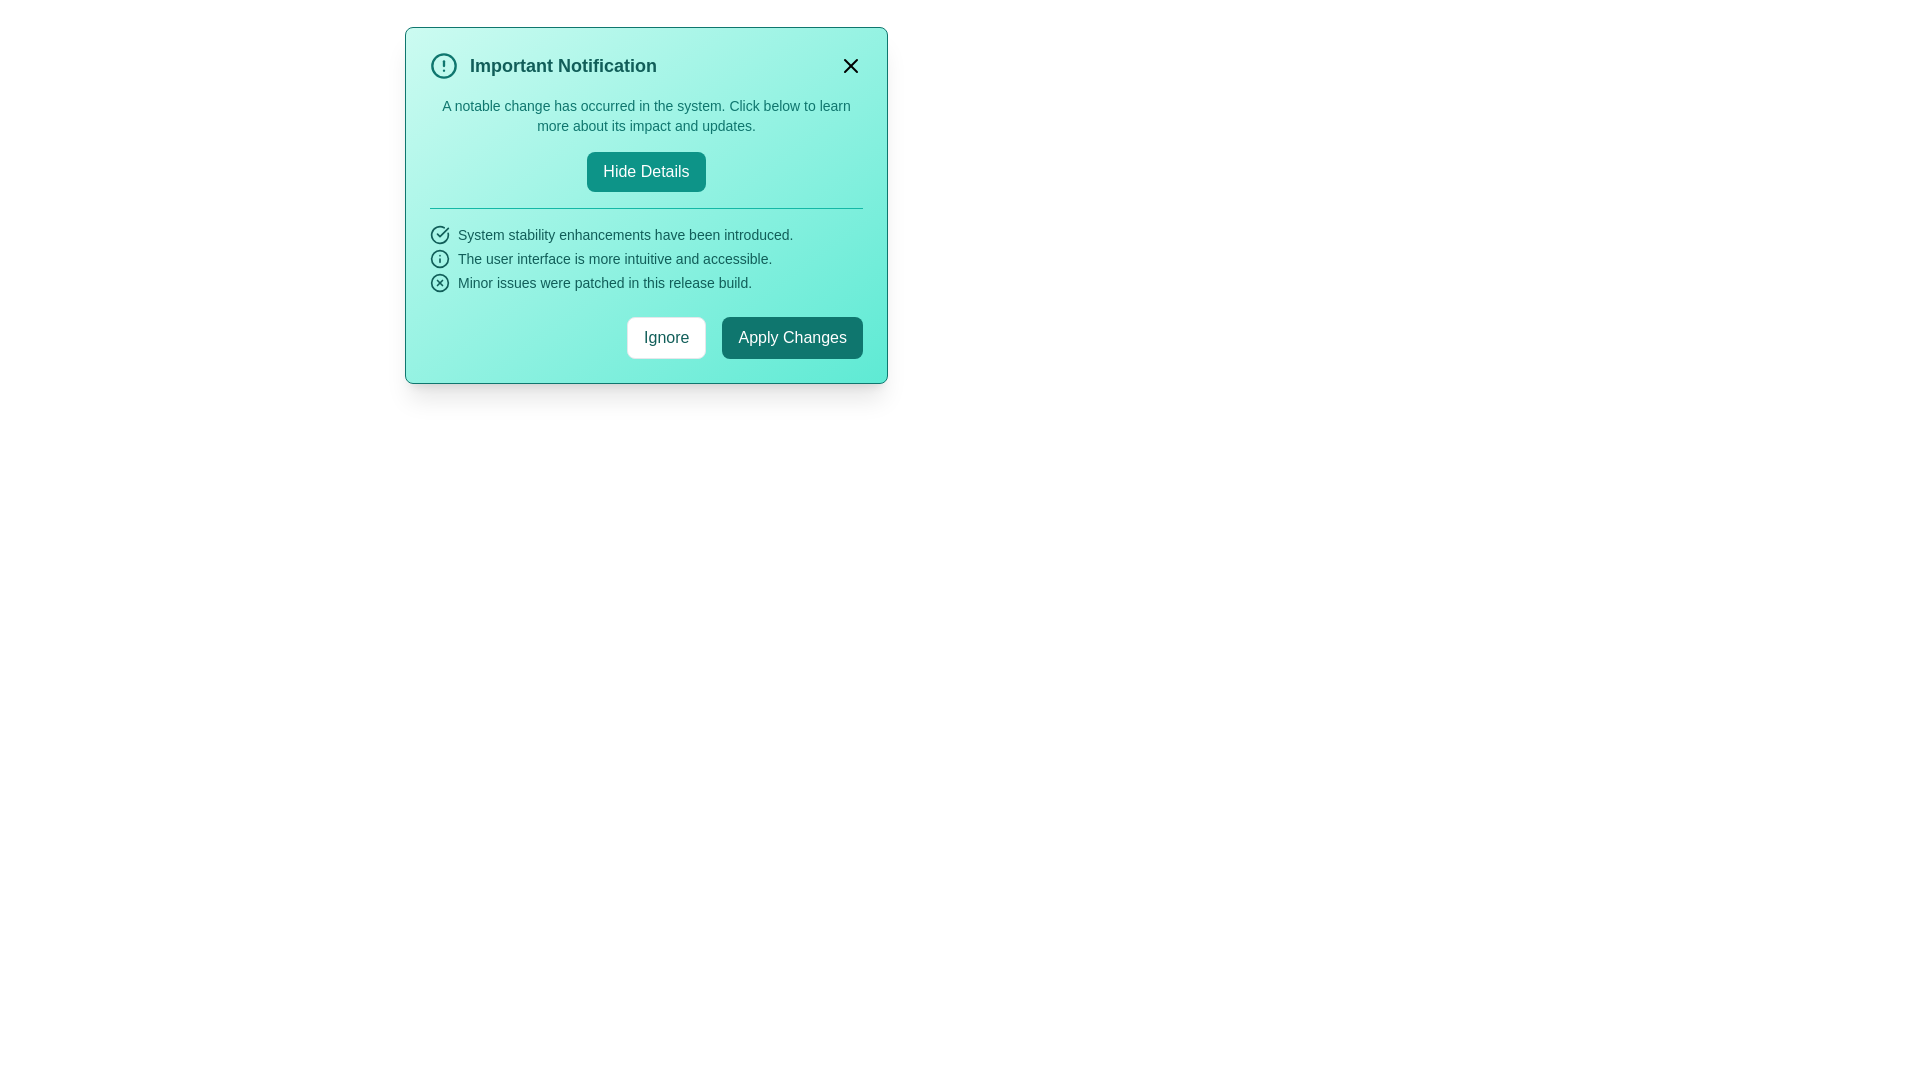  I want to click on the button located in the notification dialog box that collapses or hides additional details, simplifying the displayed information, so click(646, 171).